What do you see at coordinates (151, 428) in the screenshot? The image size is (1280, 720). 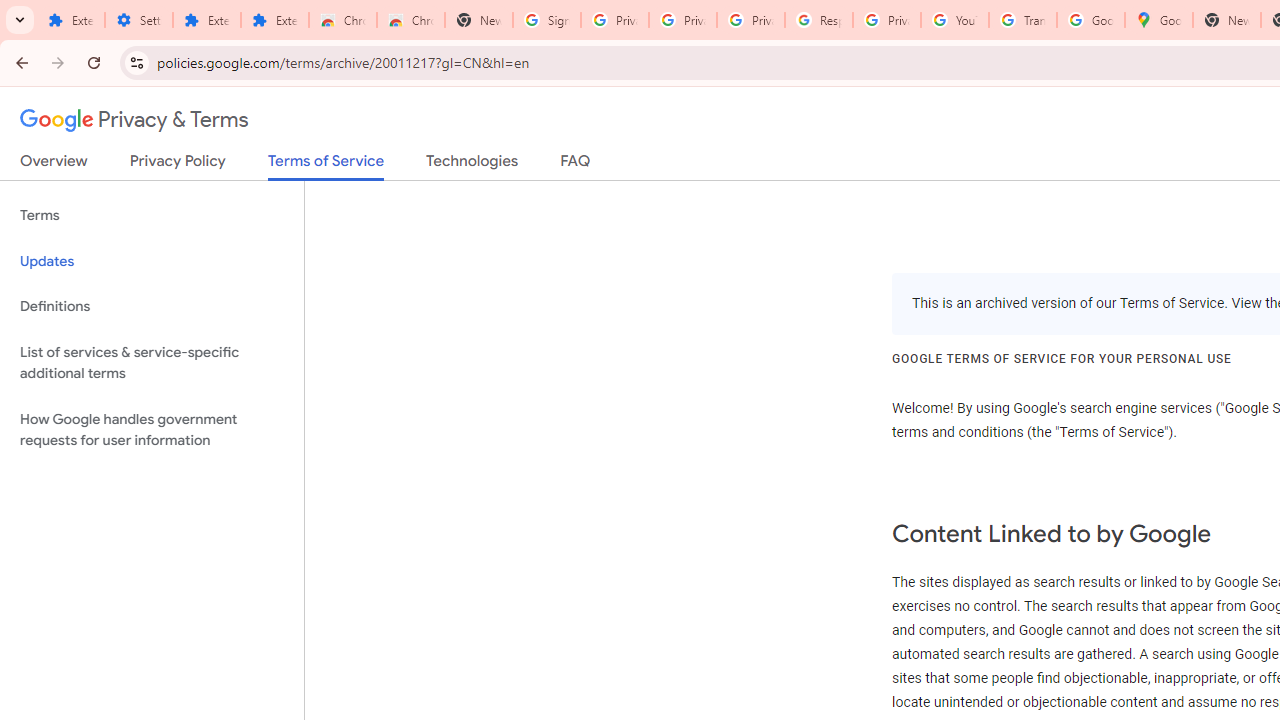 I see `'How Google handles government requests for user information'` at bounding box center [151, 428].